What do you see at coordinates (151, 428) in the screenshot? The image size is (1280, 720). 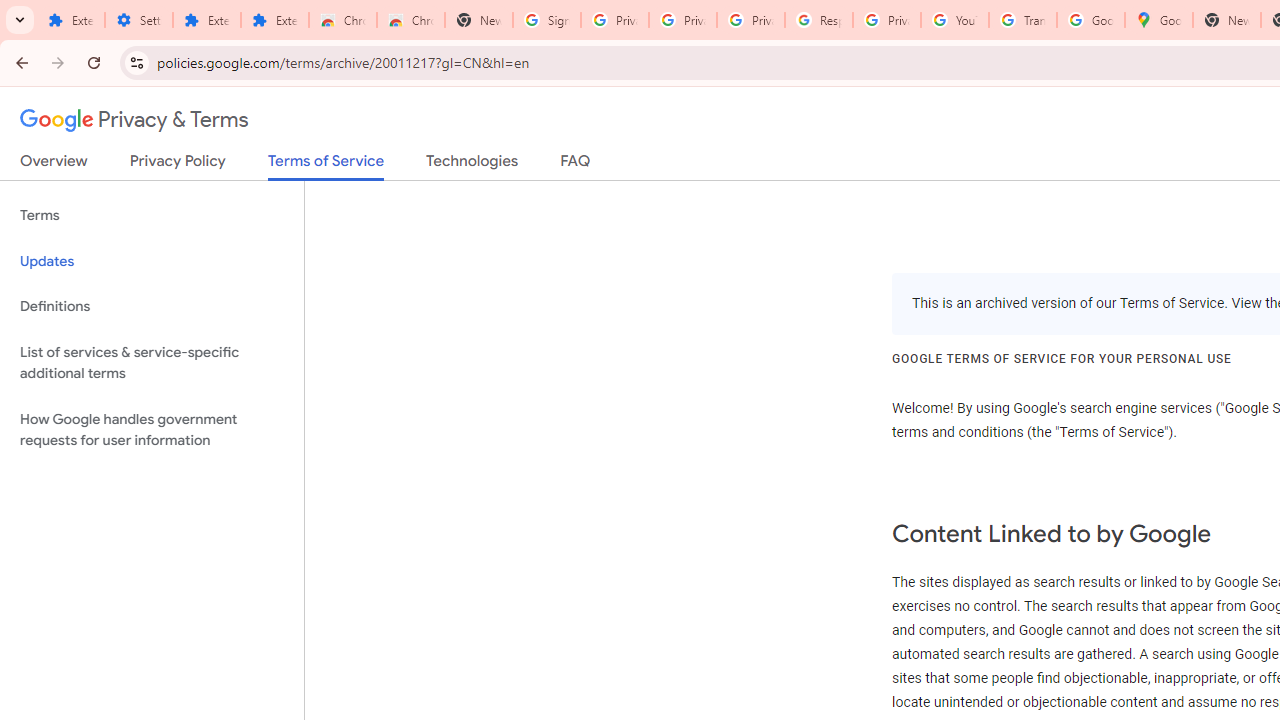 I see `'How Google handles government requests for user information'` at bounding box center [151, 428].